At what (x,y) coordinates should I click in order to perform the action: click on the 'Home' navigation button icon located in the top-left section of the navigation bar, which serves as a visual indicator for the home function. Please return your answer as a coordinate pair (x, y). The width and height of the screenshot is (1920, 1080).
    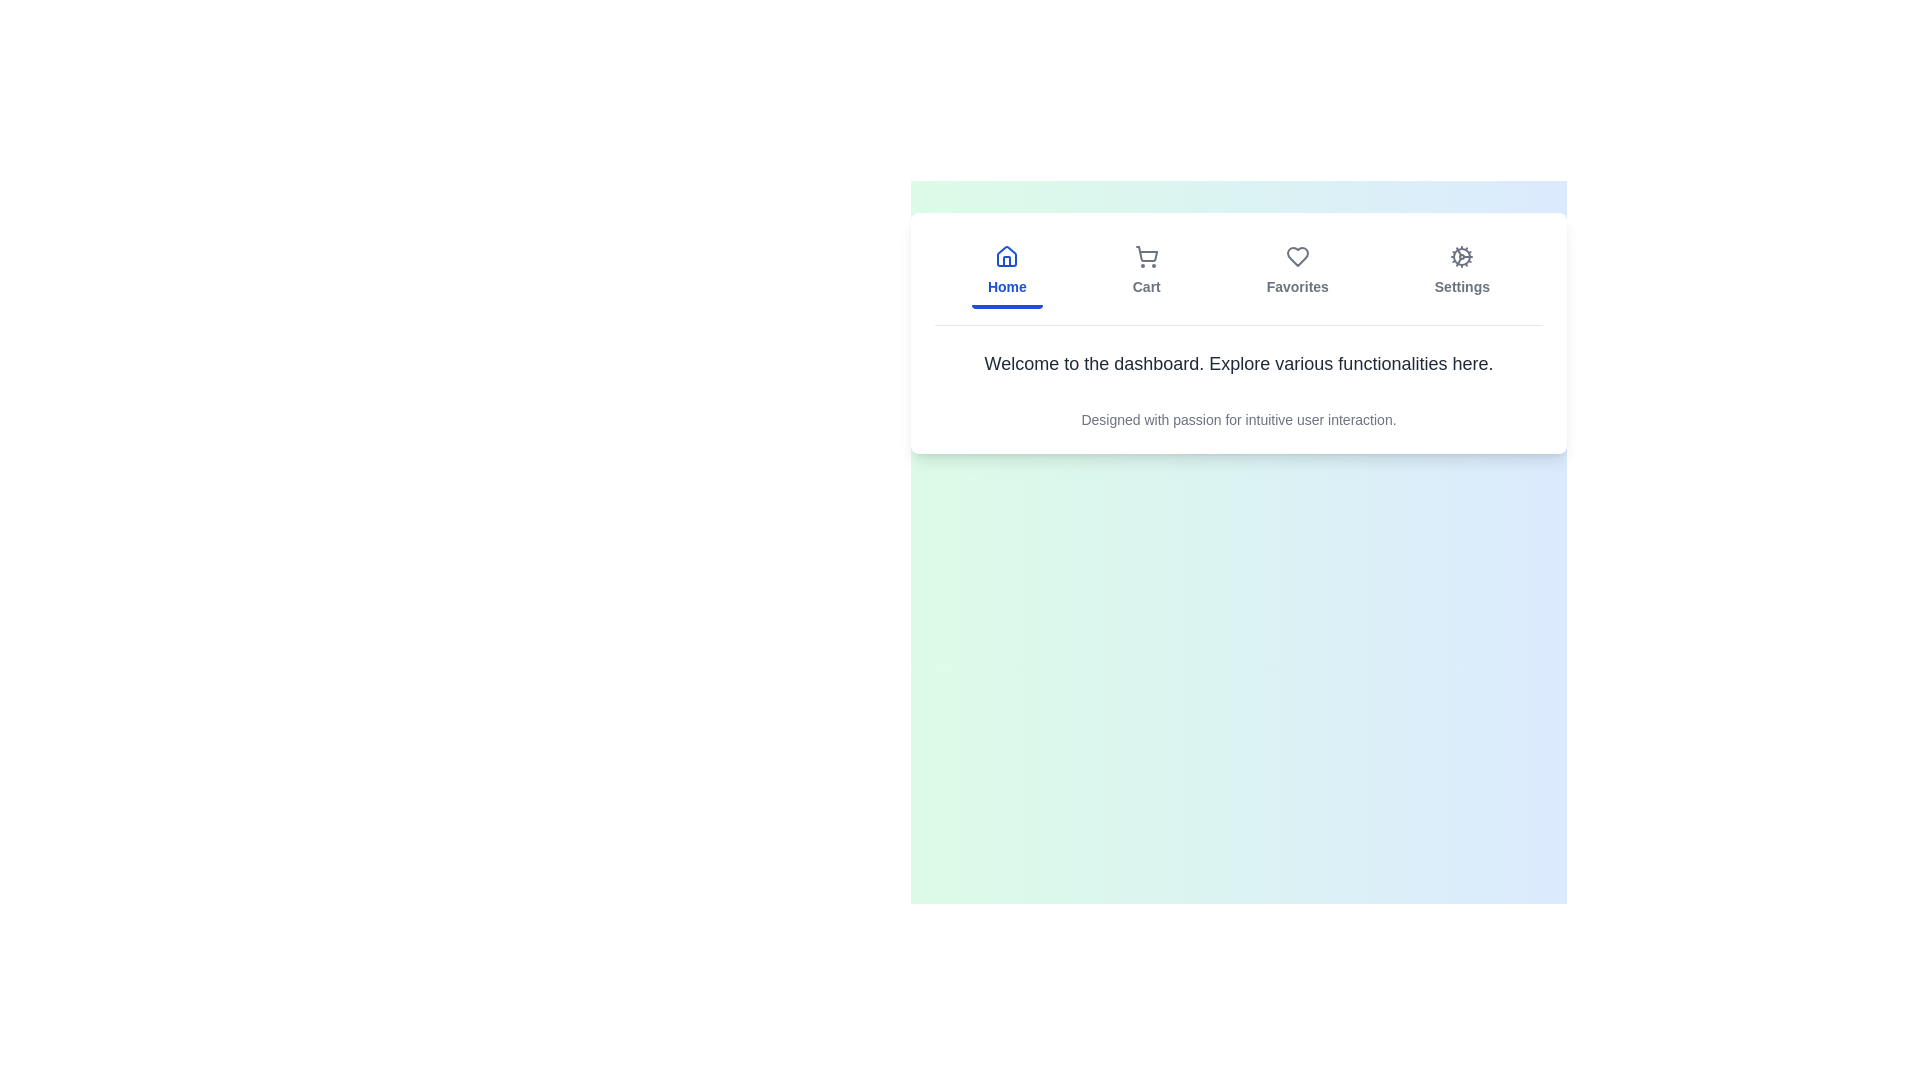
    Looking at the image, I should click on (1007, 256).